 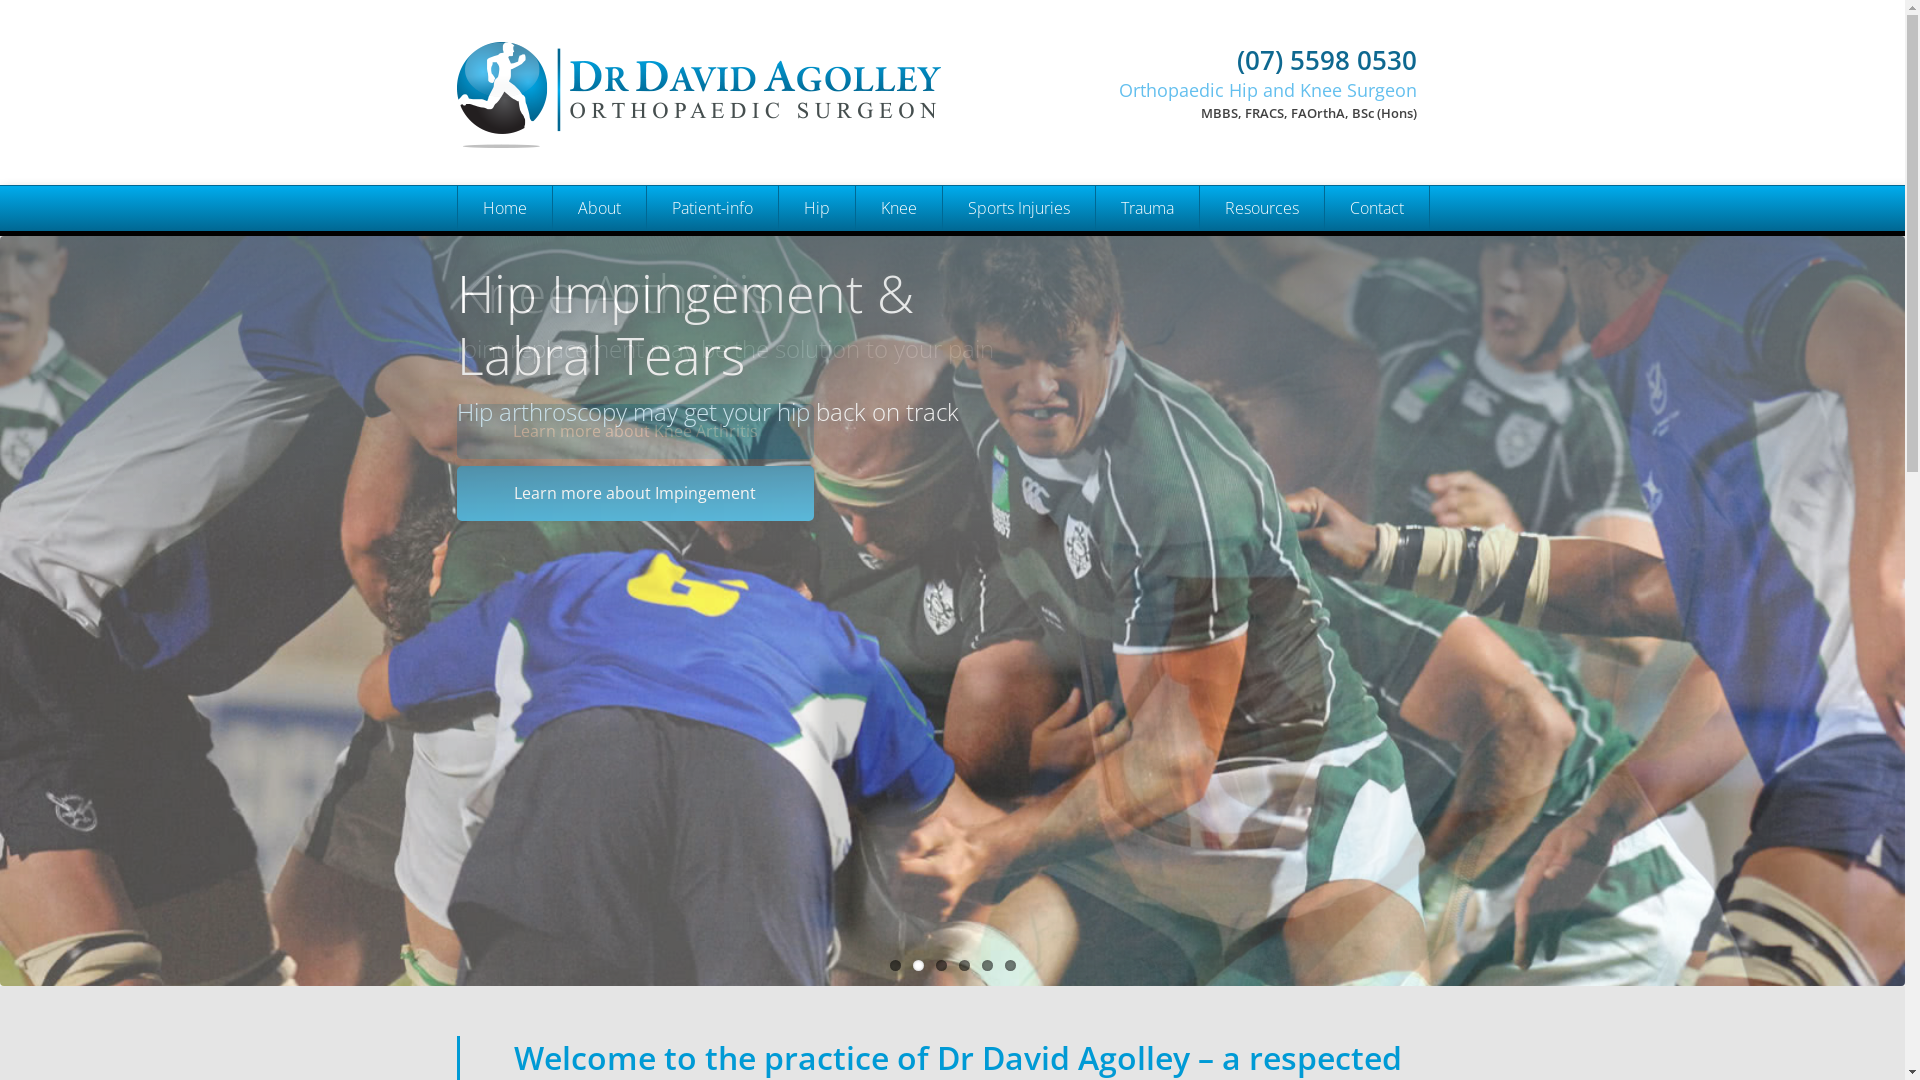 What do you see at coordinates (77, 0) in the screenshot?
I see `'Skip to main content'` at bounding box center [77, 0].